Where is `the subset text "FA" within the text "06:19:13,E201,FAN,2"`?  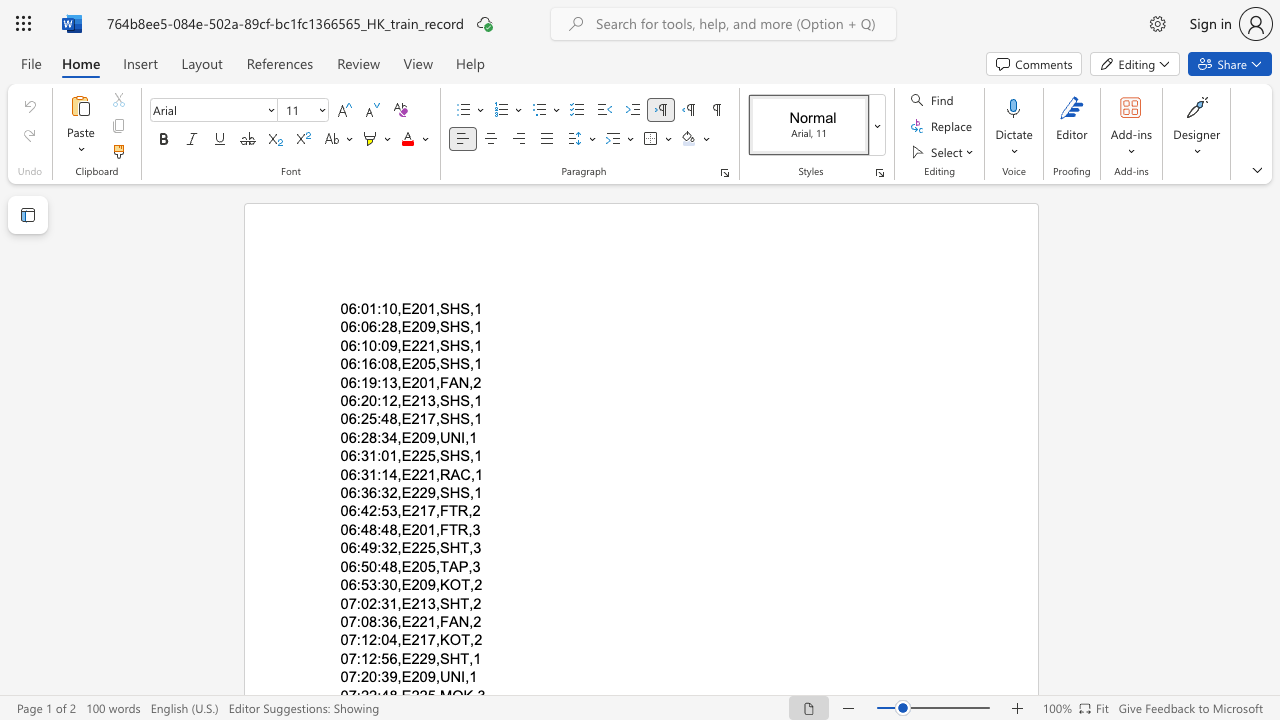 the subset text "FA" within the text "06:19:13,E201,FAN,2" is located at coordinates (438, 382).